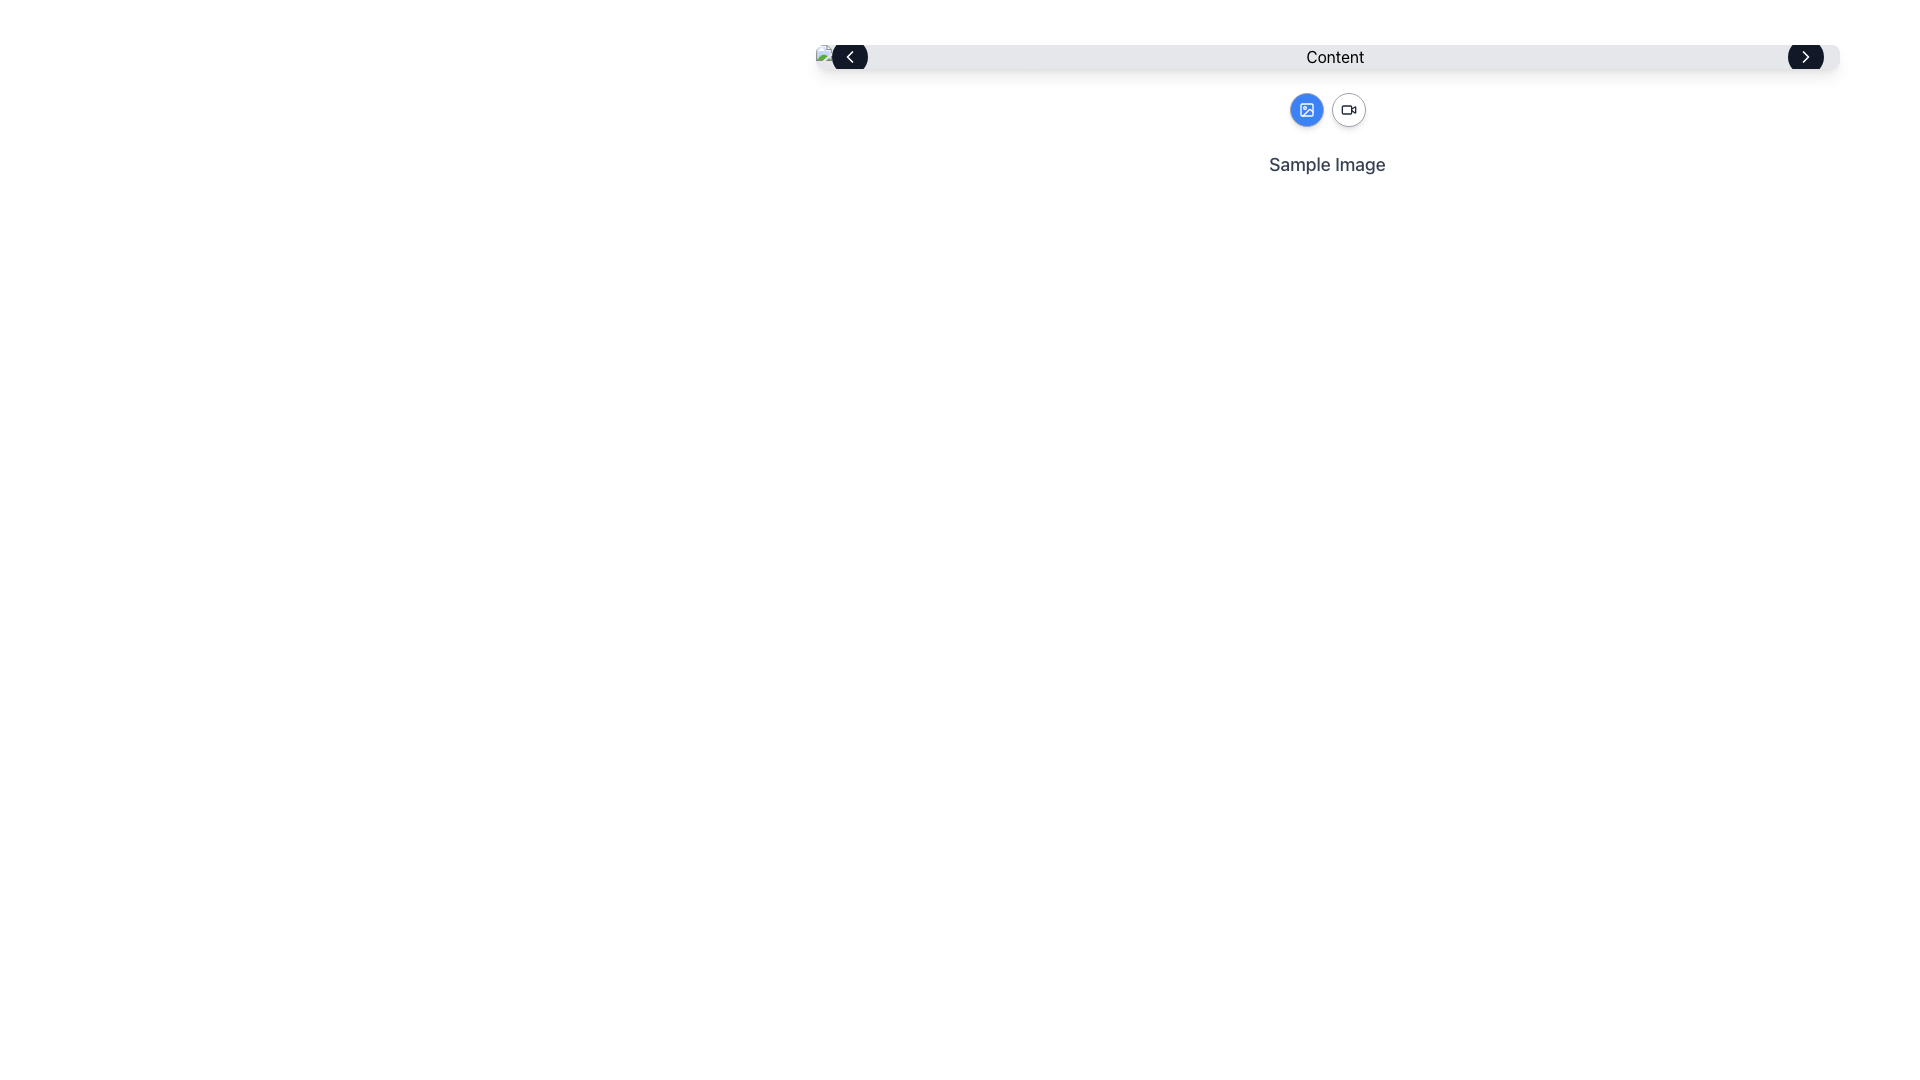 This screenshot has width=1920, height=1080. I want to click on the rounded button with a white background and a camera icon, which is the second button in the top-right center of the interface, so click(1348, 110).